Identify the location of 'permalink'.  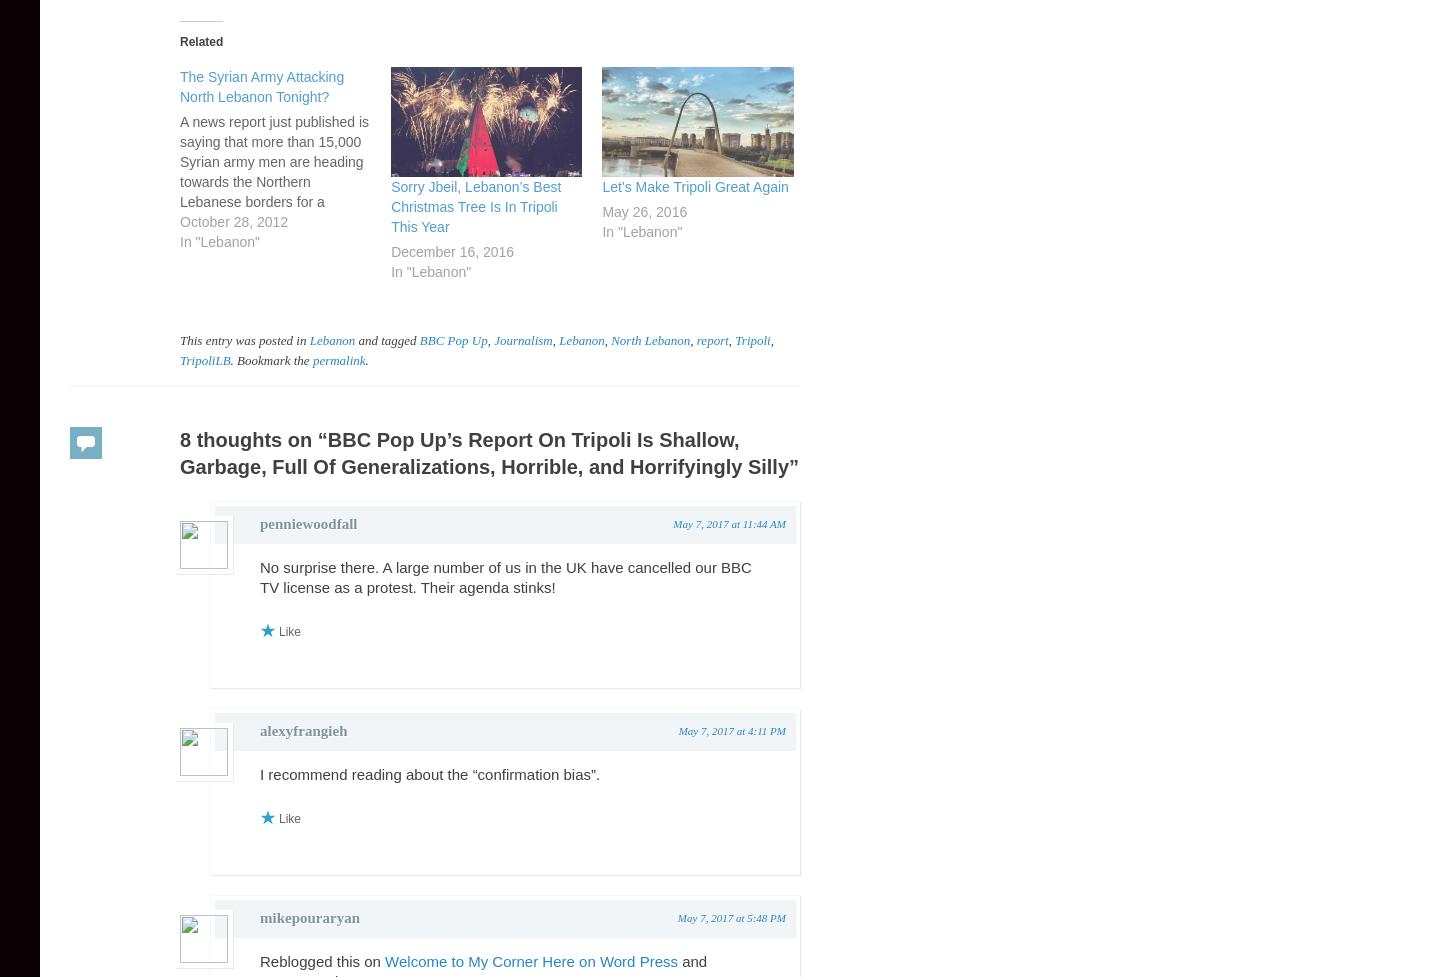
(338, 359).